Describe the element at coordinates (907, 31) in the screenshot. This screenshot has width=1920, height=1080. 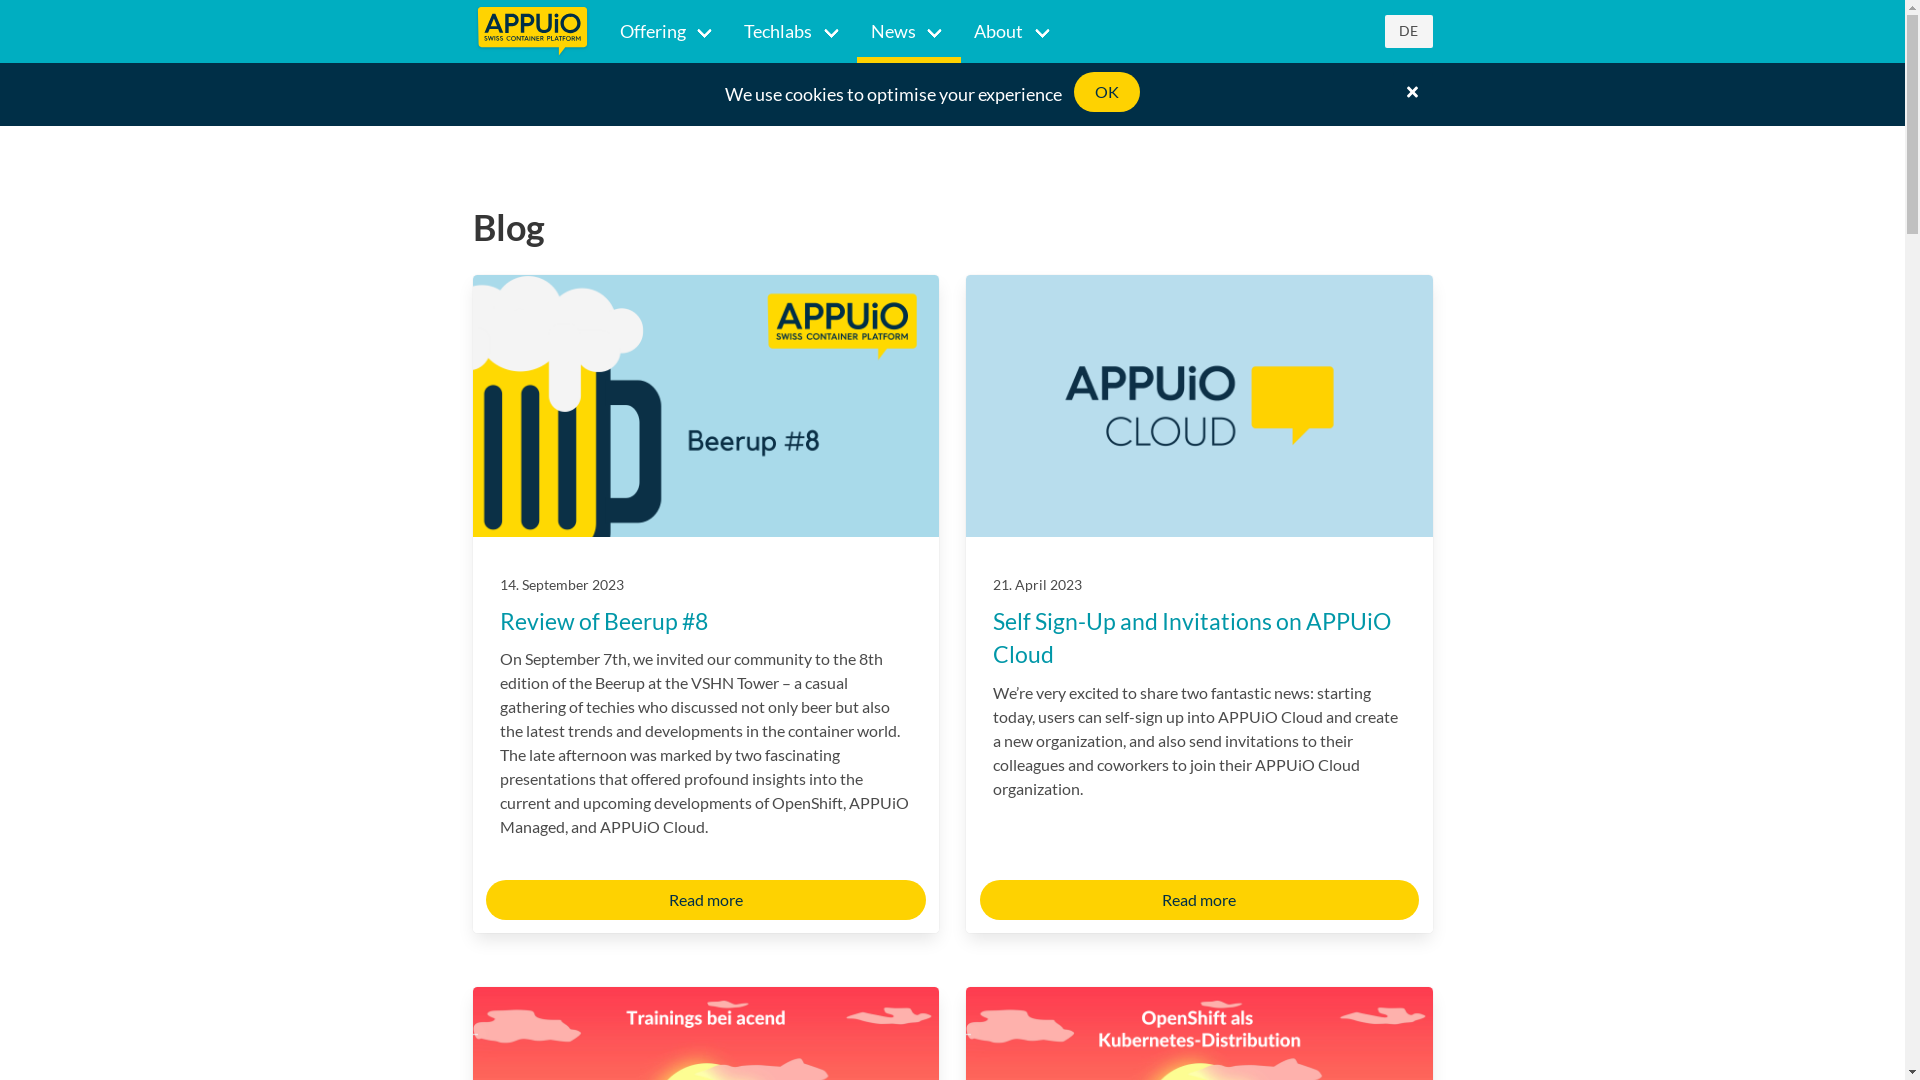
I see `'News'` at that location.